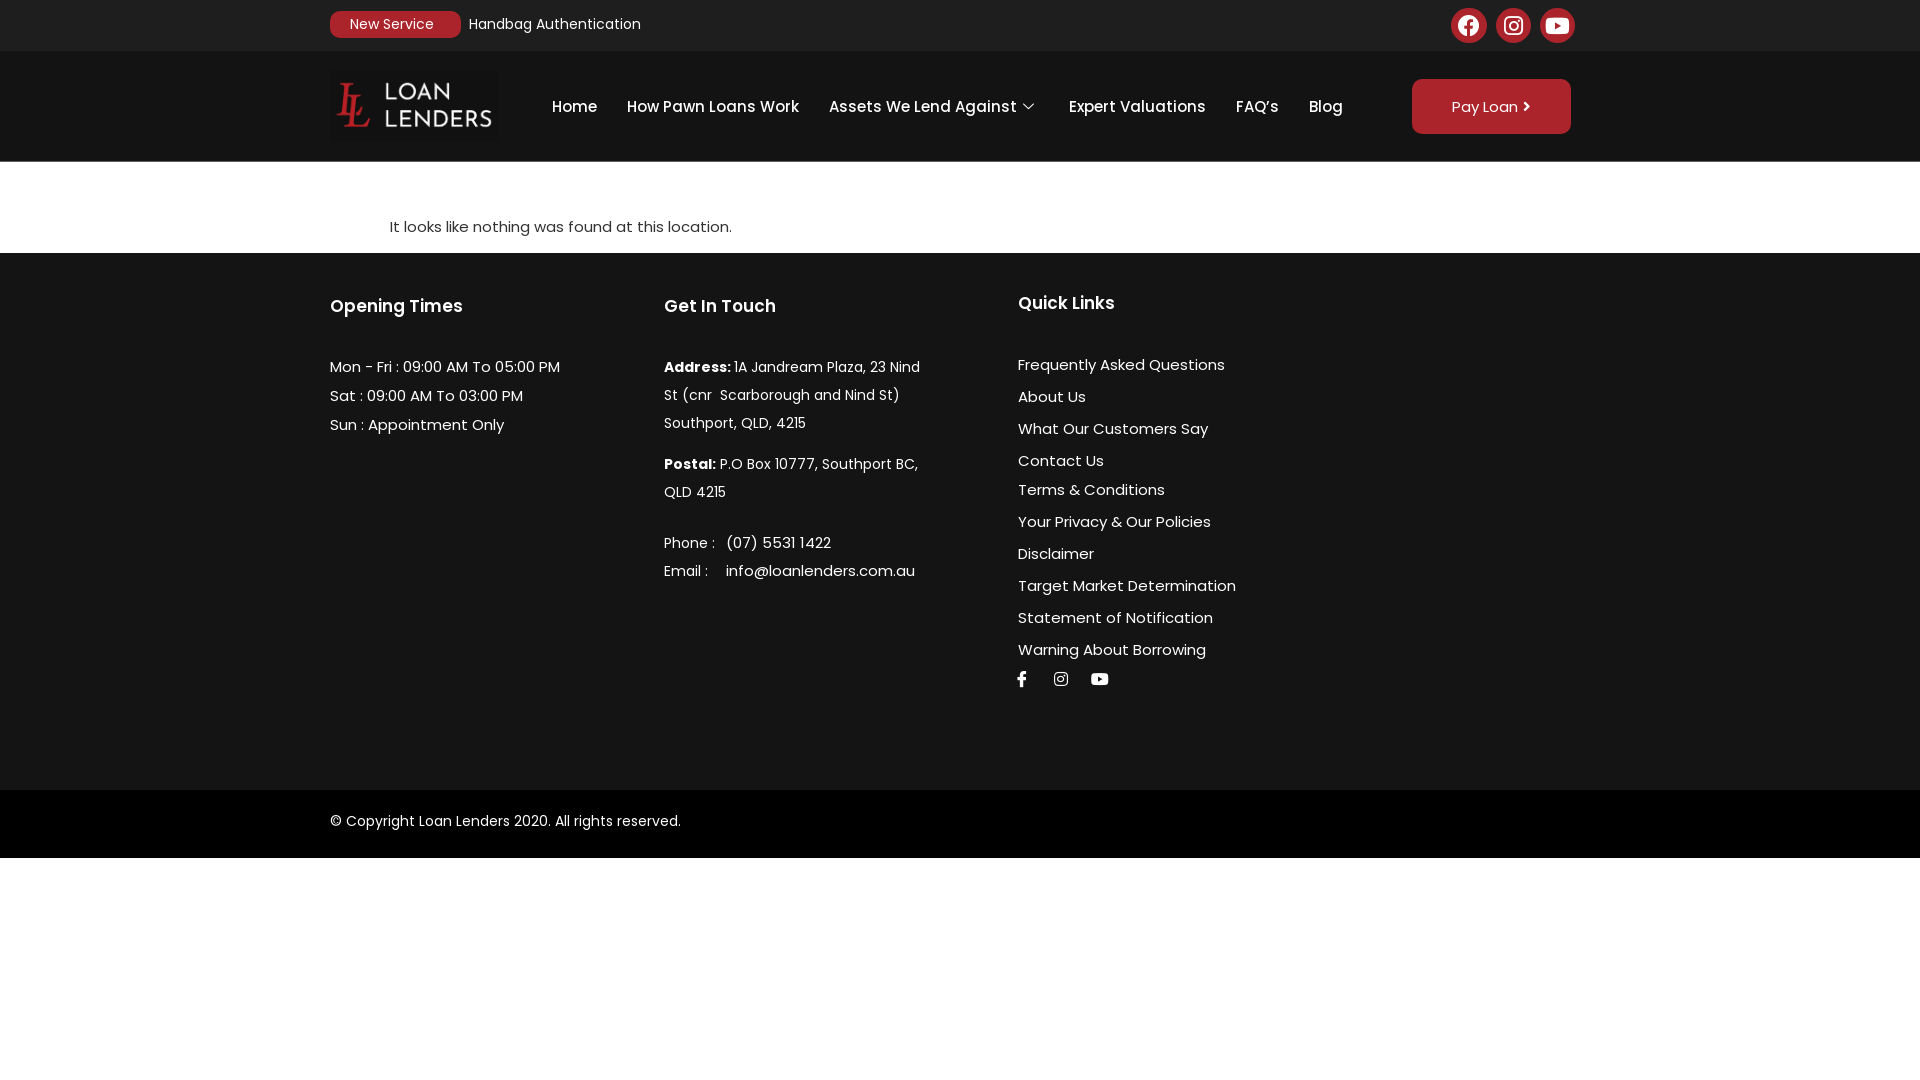 Image resolution: width=1920 pixels, height=1080 pixels. I want to click on 'Pay Loan', so click(1491, 105).